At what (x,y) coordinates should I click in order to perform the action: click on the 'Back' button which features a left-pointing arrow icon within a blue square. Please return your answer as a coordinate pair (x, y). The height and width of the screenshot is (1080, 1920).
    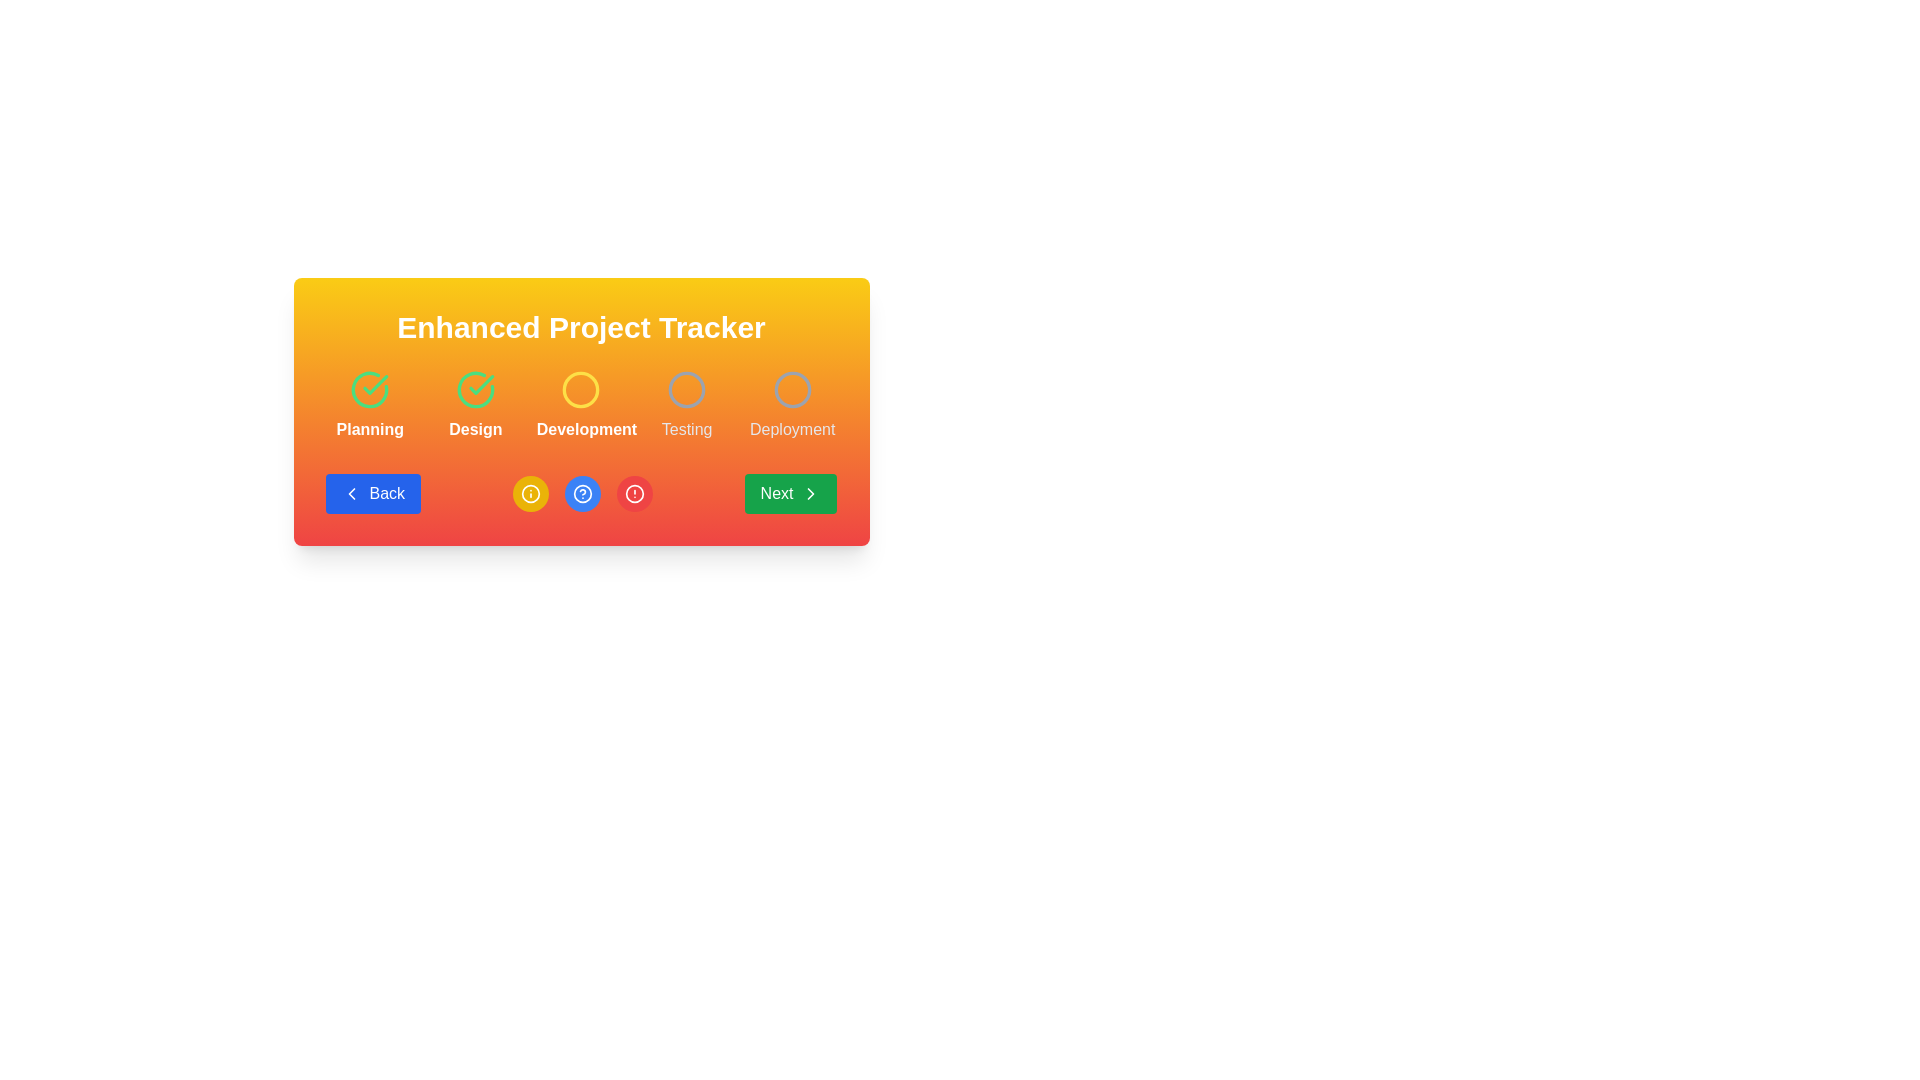
    Looking at the image, I should click on (351, 493).